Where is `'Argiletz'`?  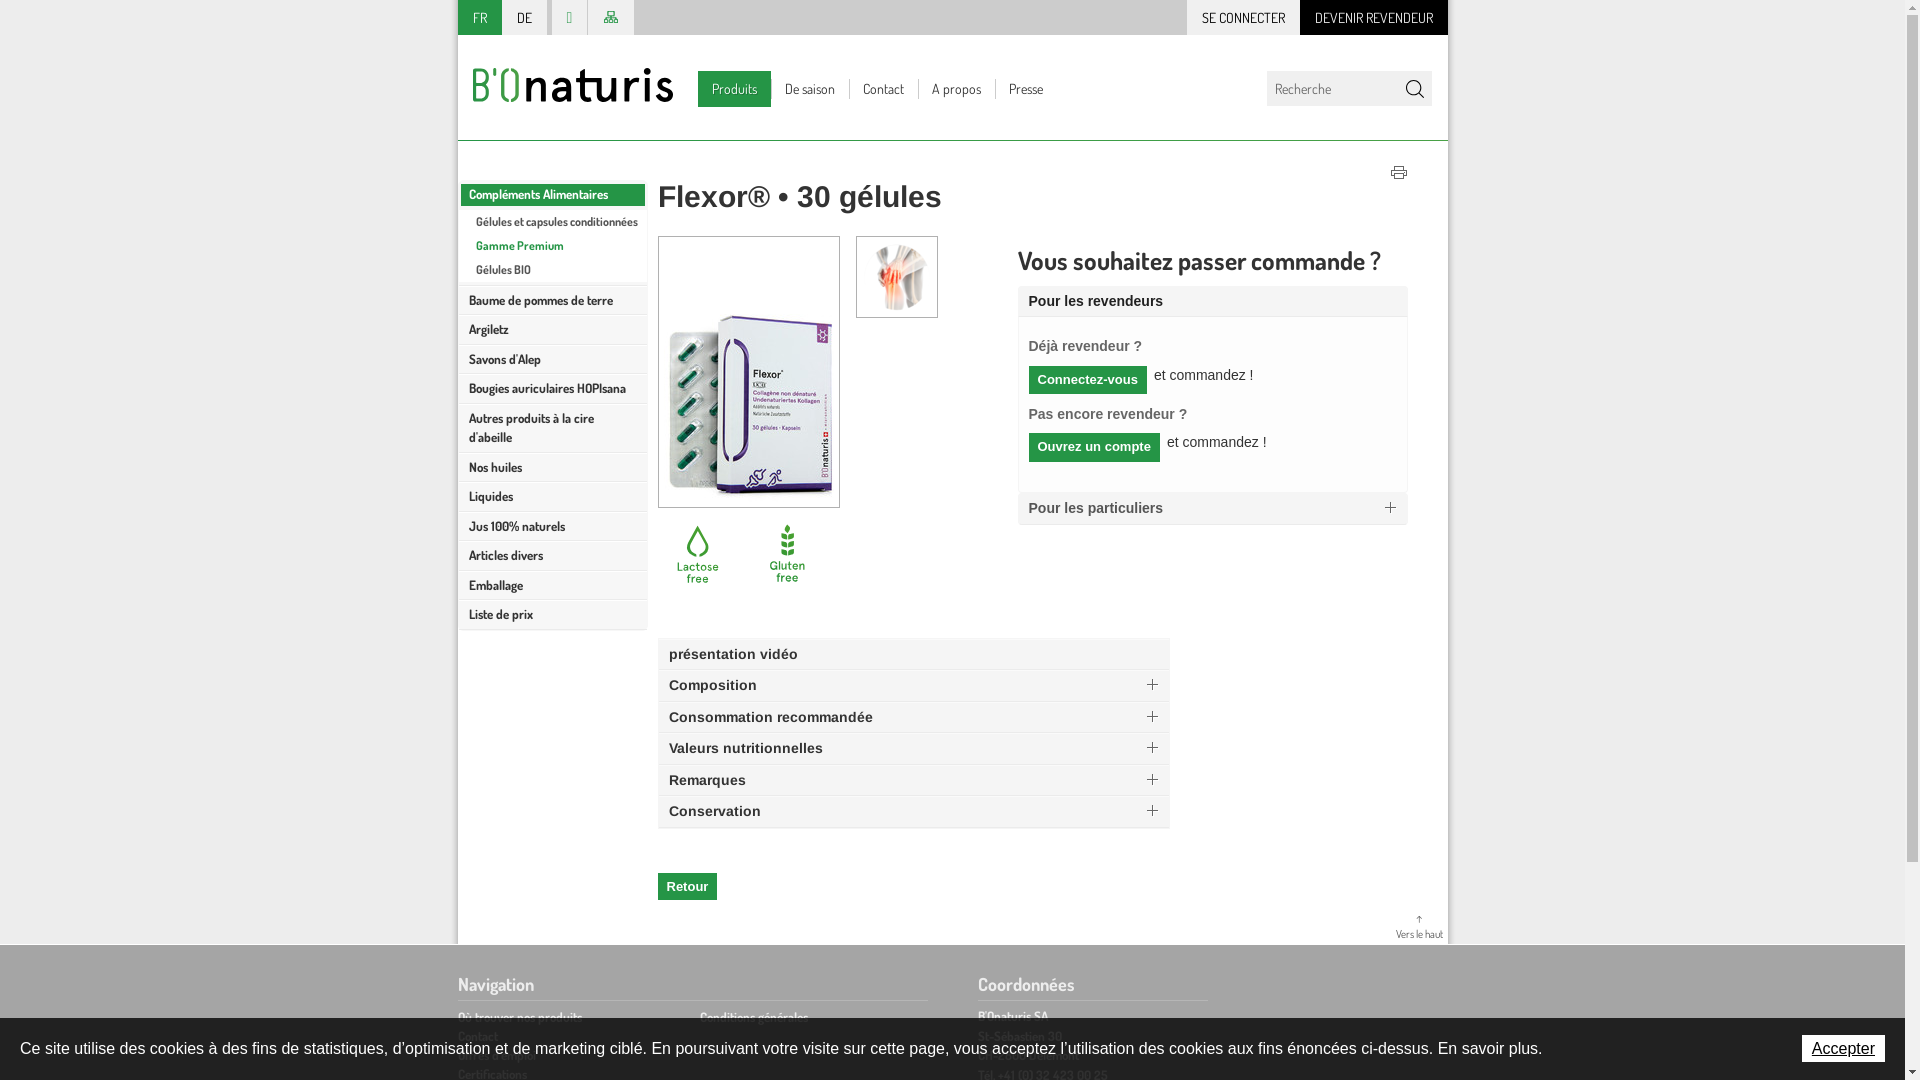
'Argiletz' is located at coordinates (552, 329).